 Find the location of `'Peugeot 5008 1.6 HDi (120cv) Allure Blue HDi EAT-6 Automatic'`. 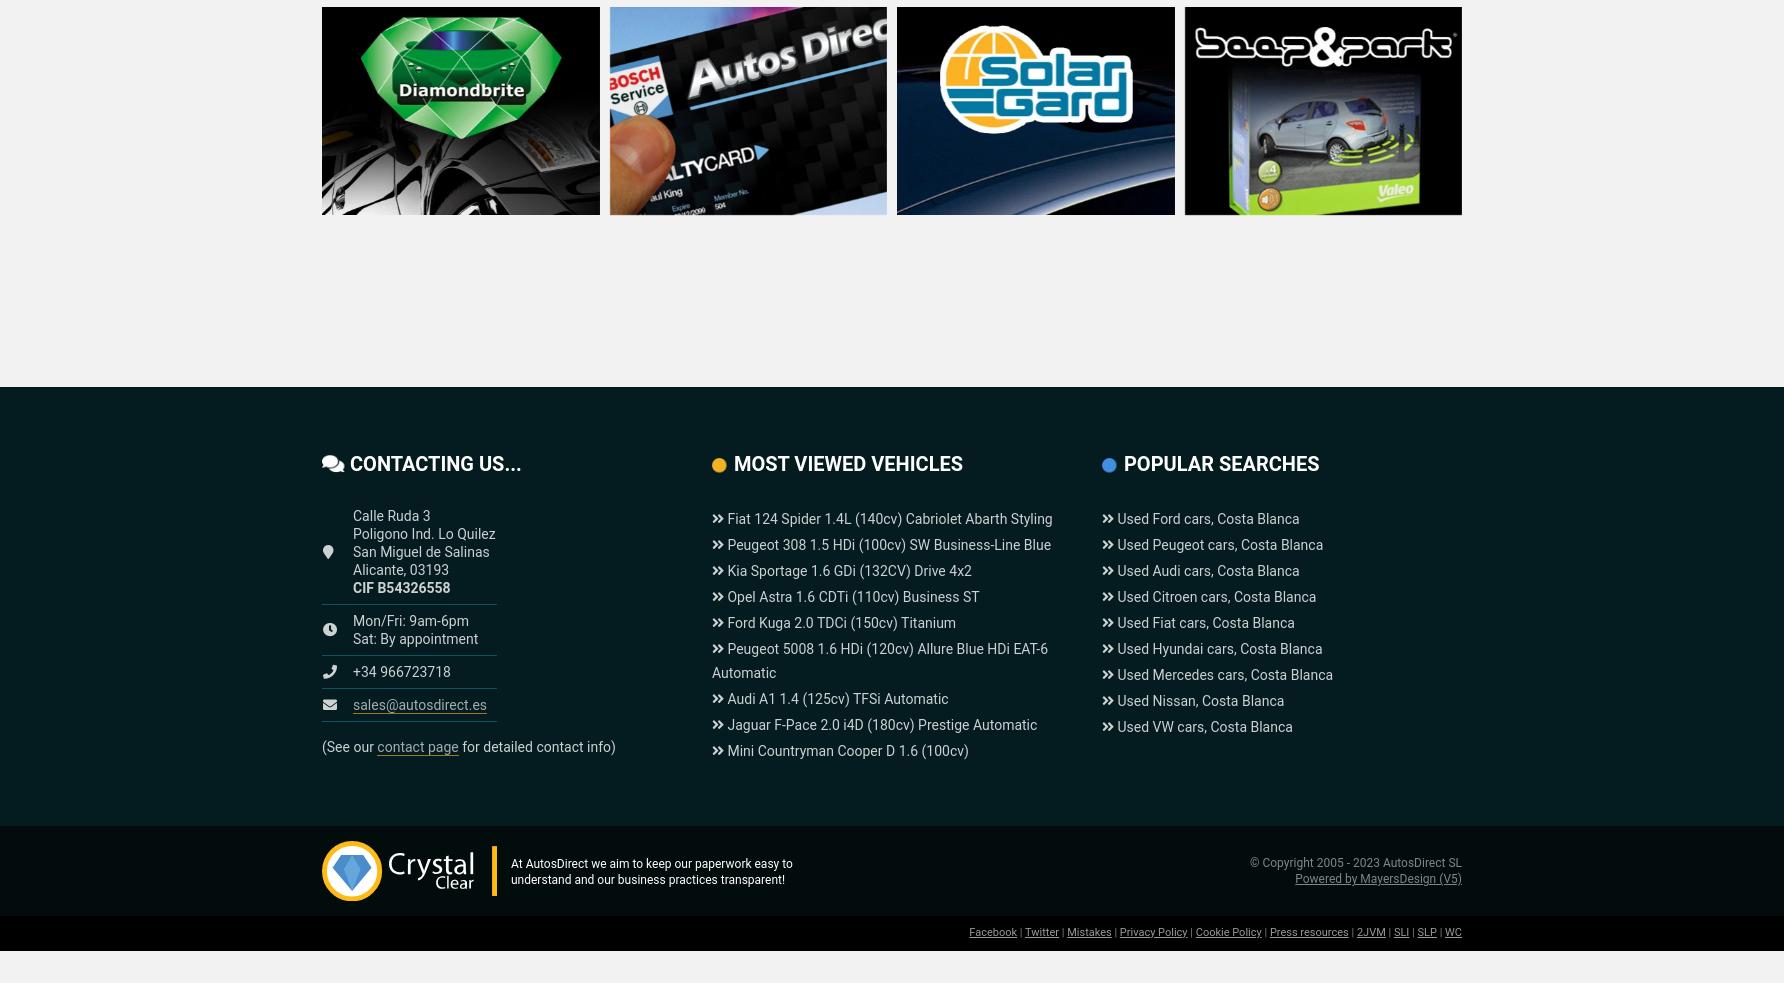

'Peugeot 5008 1.6 HDi (120cv) Allure Blue HDi EAT-6 Automatic' is located at coordinates (878, 659).